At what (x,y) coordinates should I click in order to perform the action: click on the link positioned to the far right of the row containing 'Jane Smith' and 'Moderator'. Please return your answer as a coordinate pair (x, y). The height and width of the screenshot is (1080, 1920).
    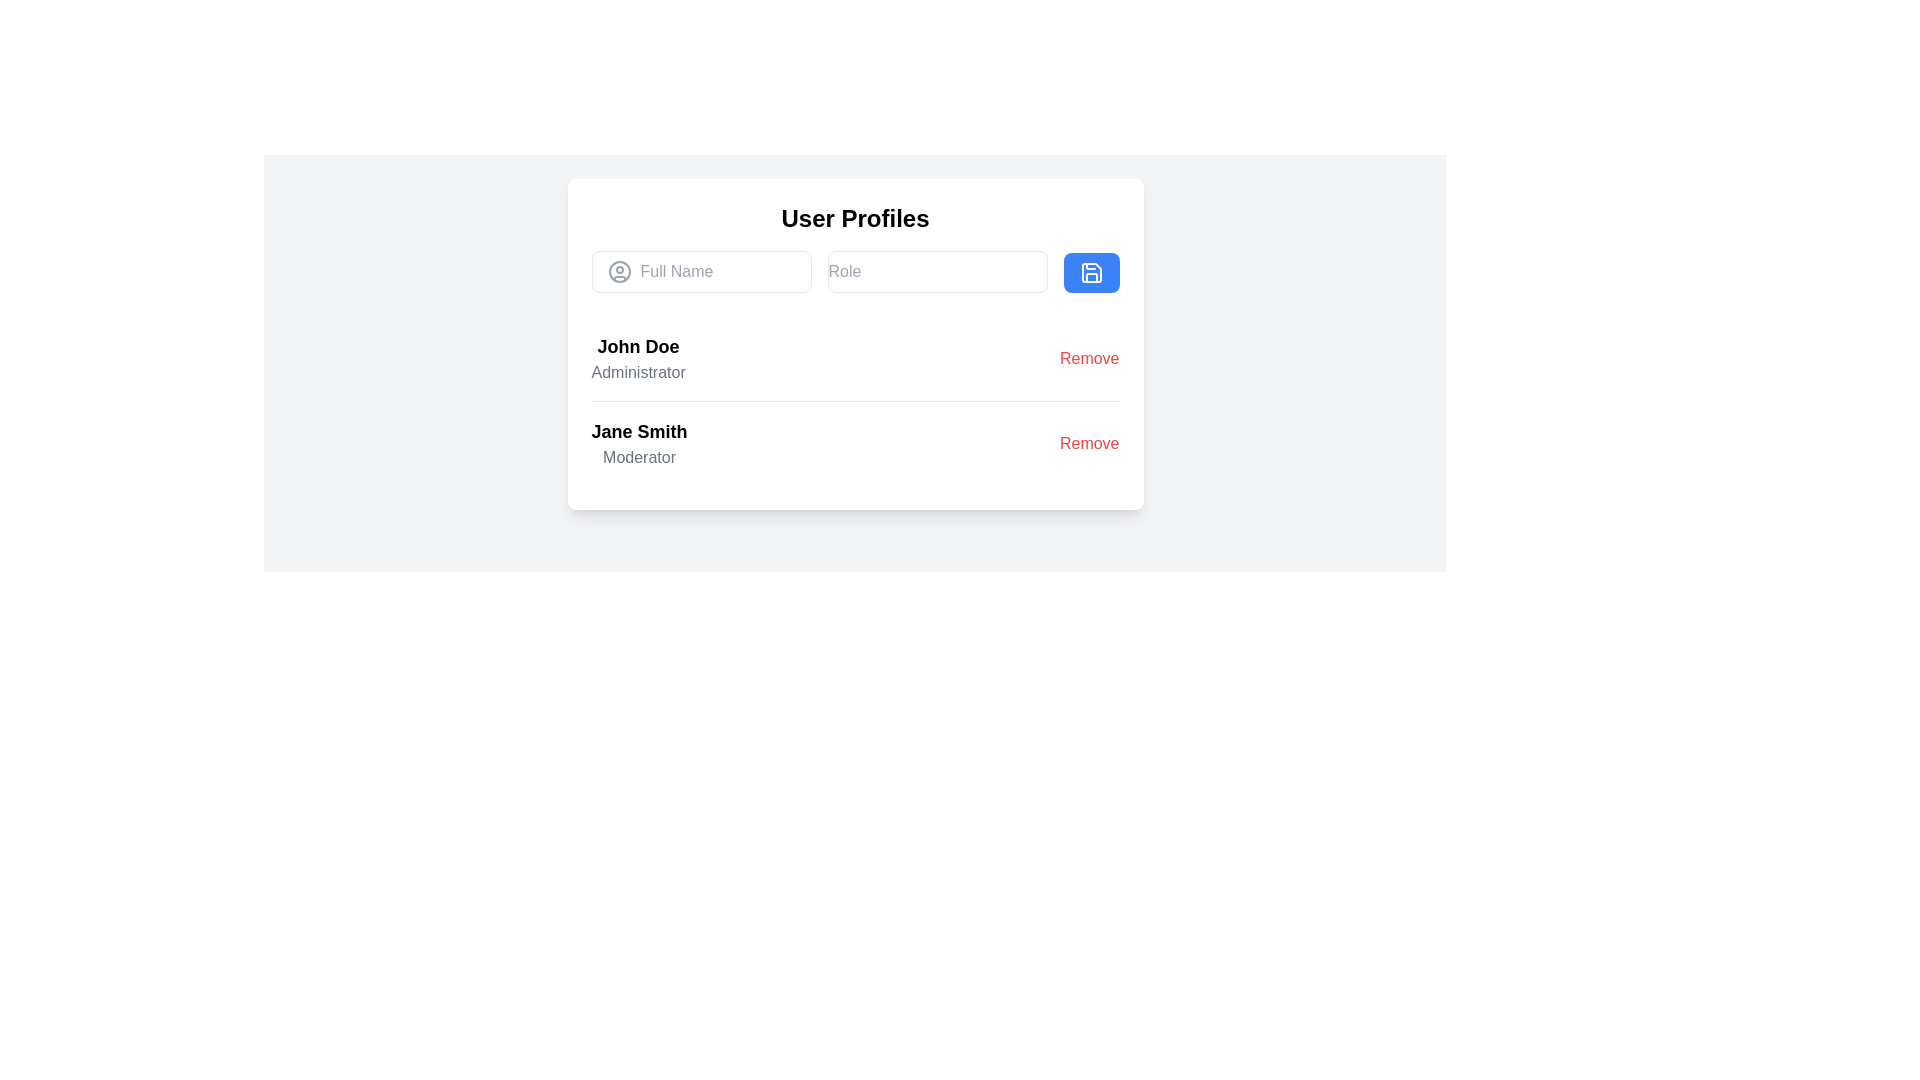
    Looking at the image, I should click on (1088, 442).